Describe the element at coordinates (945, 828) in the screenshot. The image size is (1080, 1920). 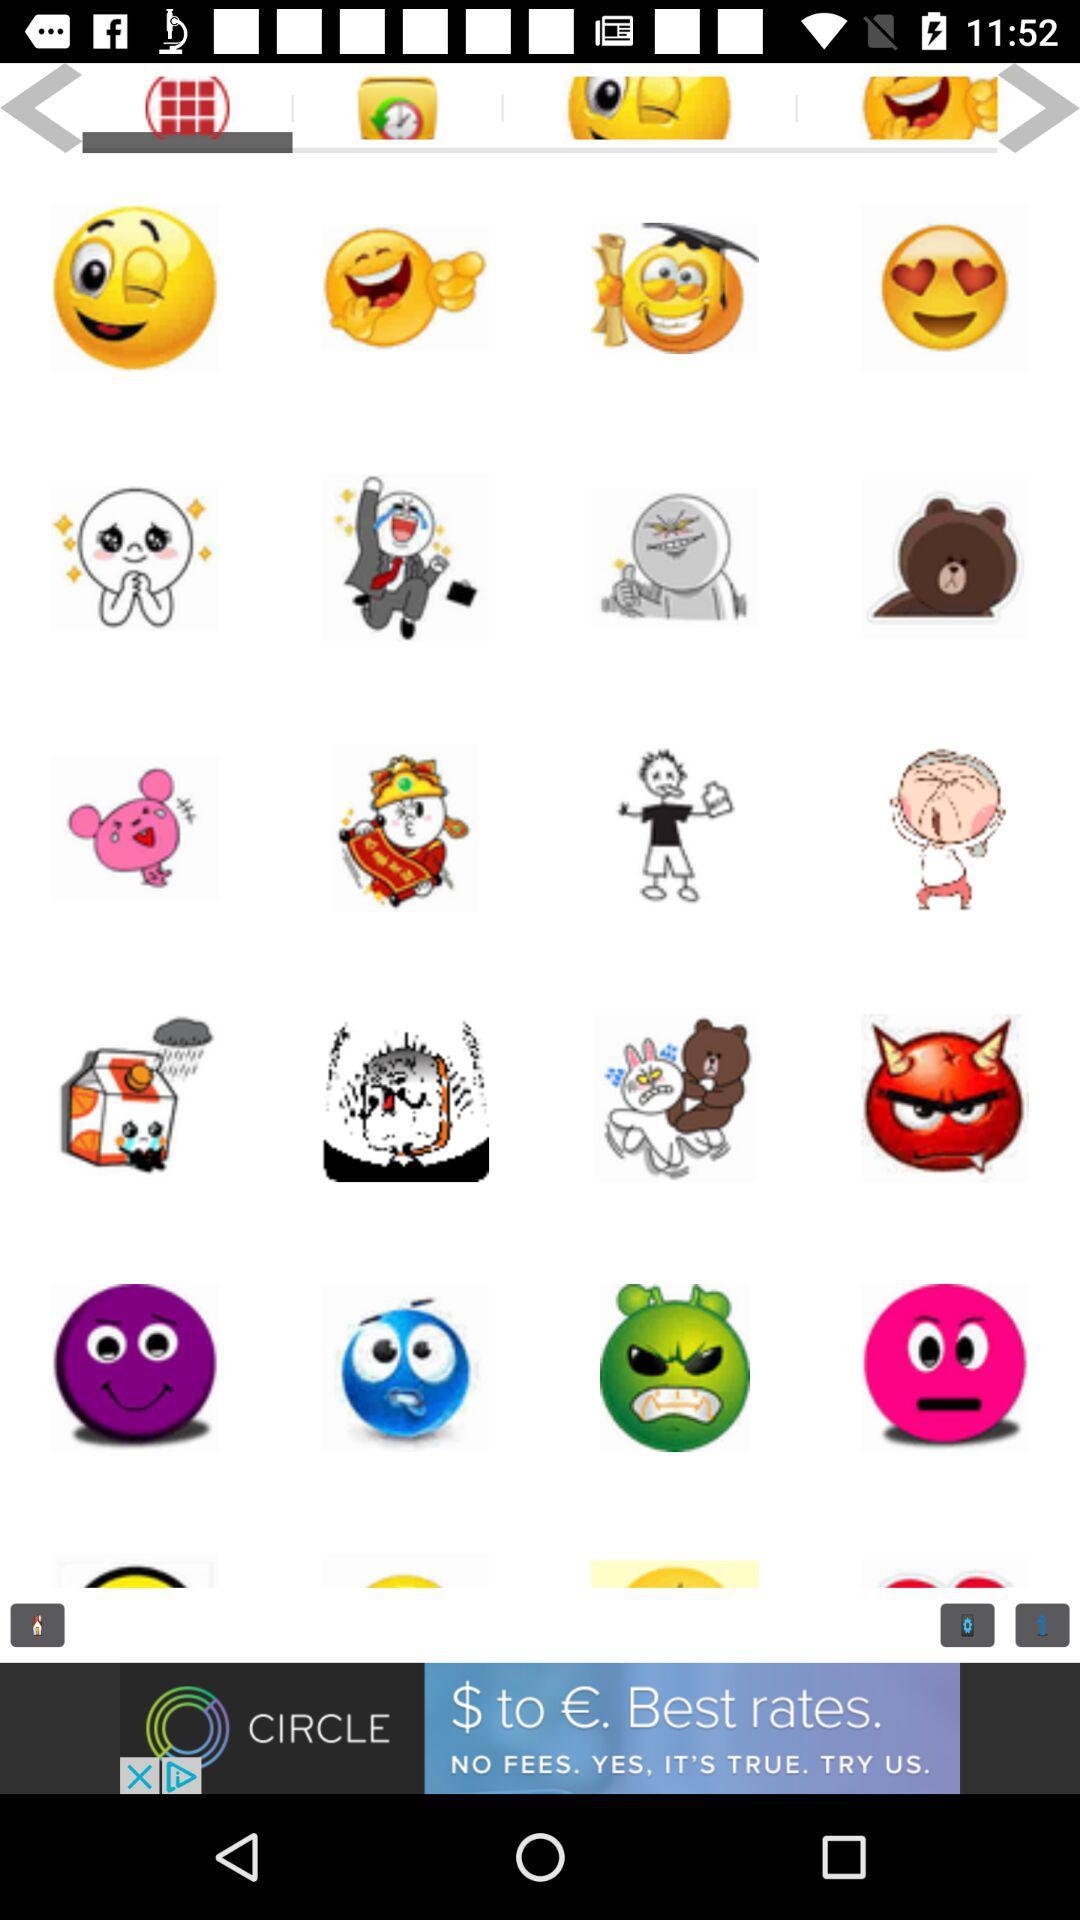
I see `smiley option` at that location.